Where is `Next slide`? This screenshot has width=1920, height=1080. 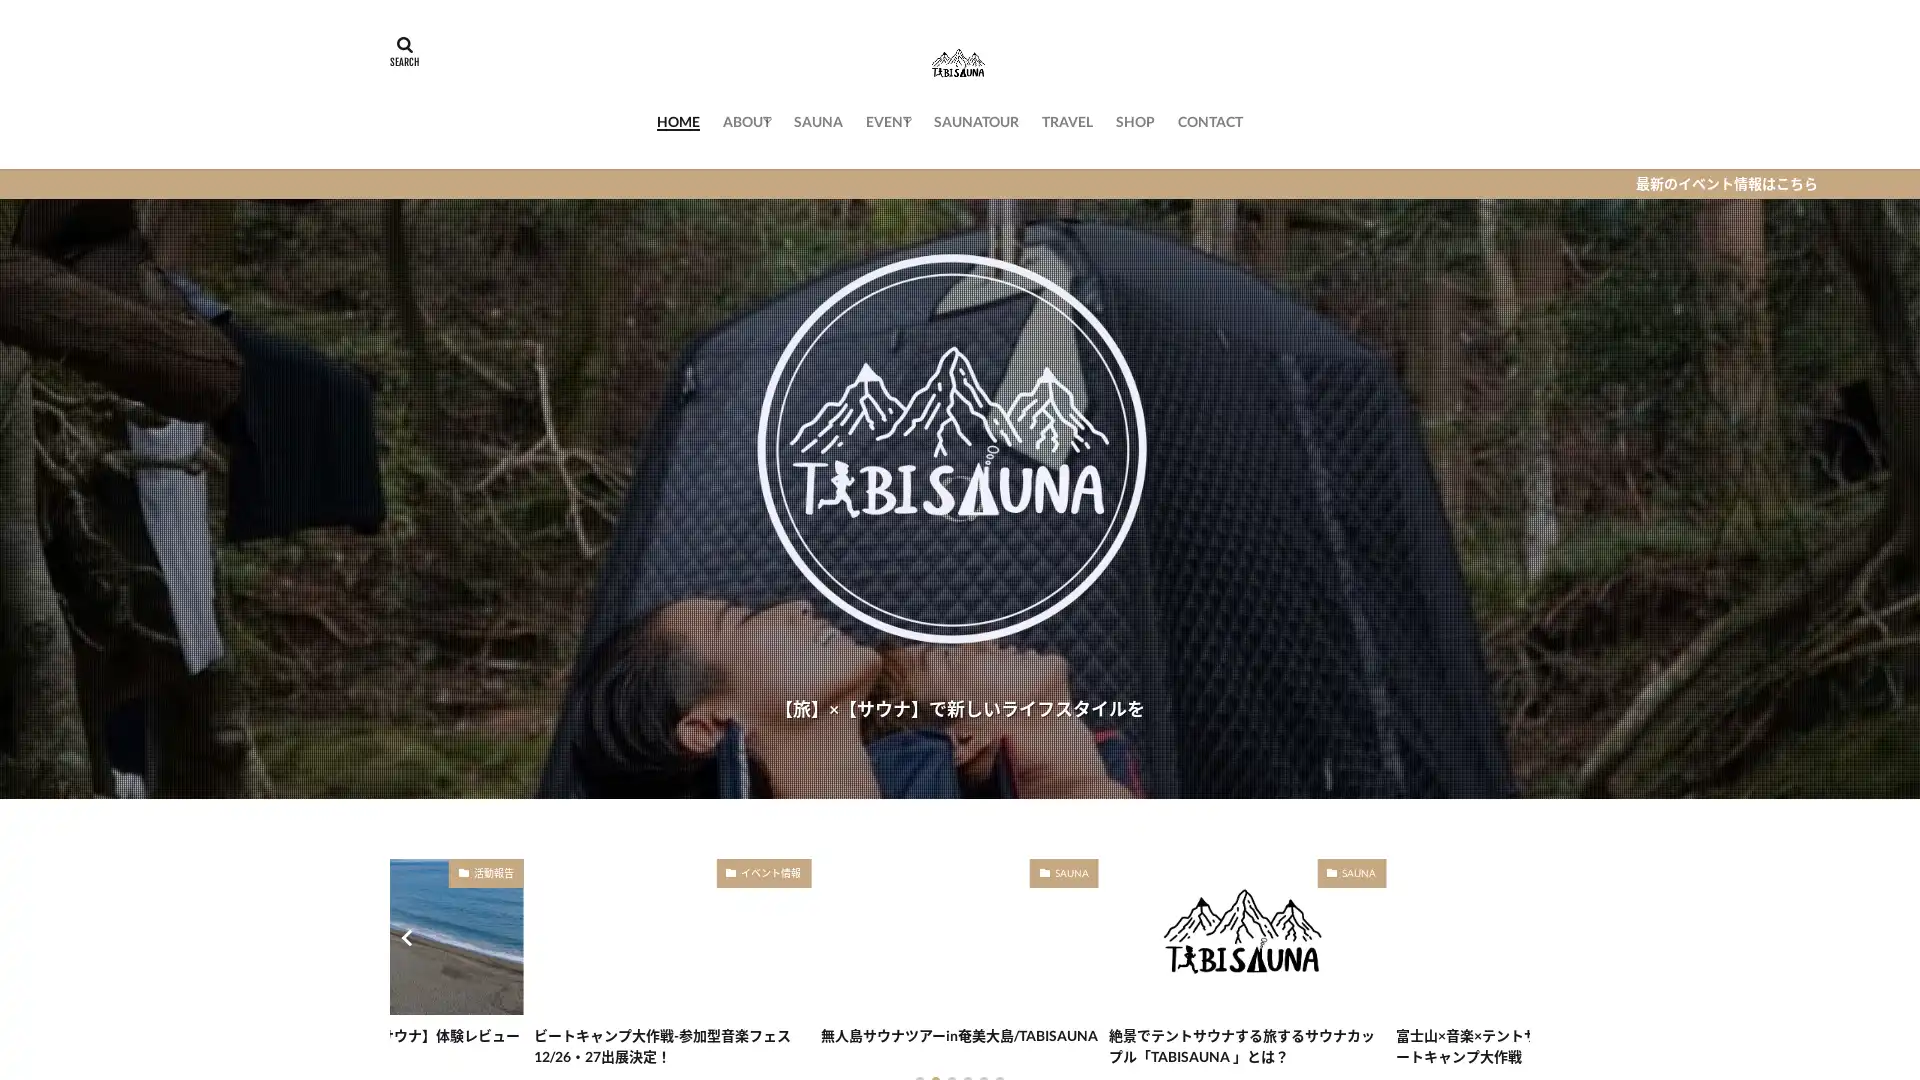
Next slide is located at coordinates (1510, 937).